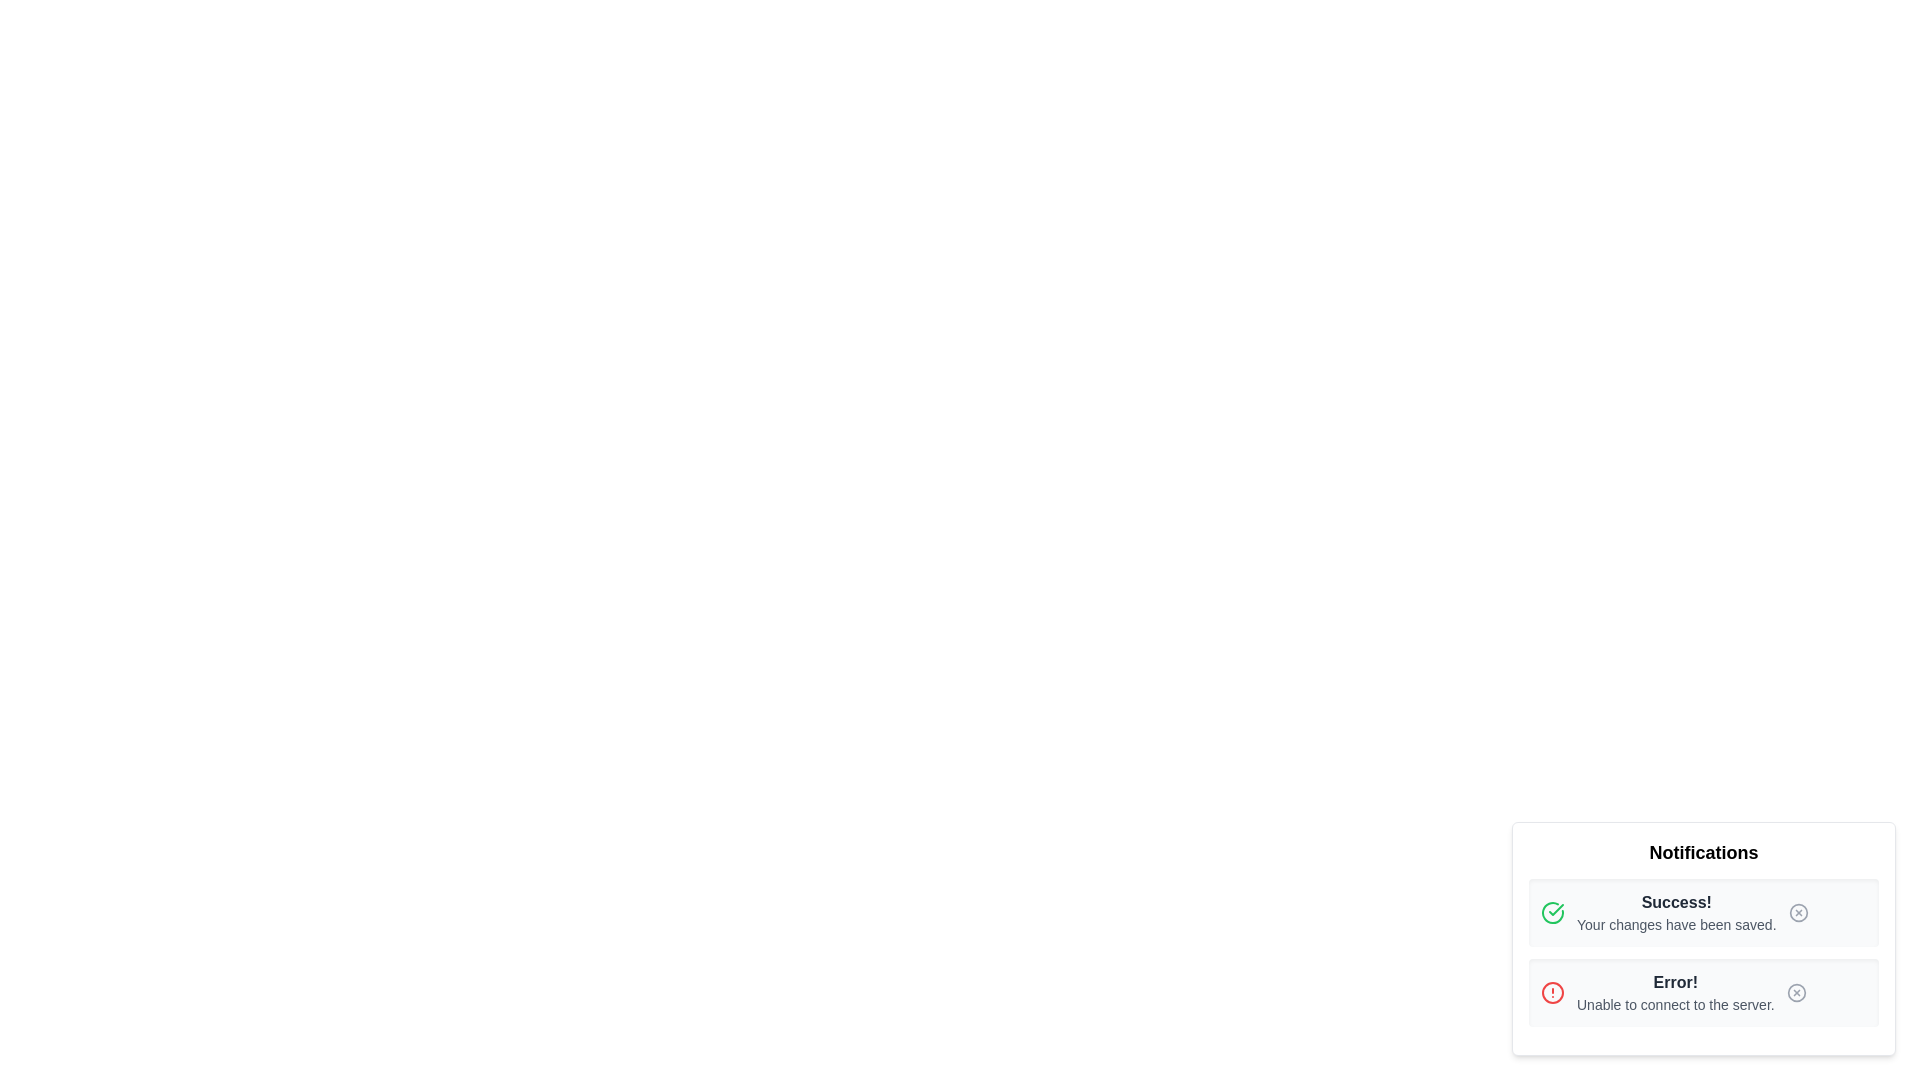 The image size is (1920, 1080). I want to click on the notification titled '<notification_title>', so click(1703, 913).